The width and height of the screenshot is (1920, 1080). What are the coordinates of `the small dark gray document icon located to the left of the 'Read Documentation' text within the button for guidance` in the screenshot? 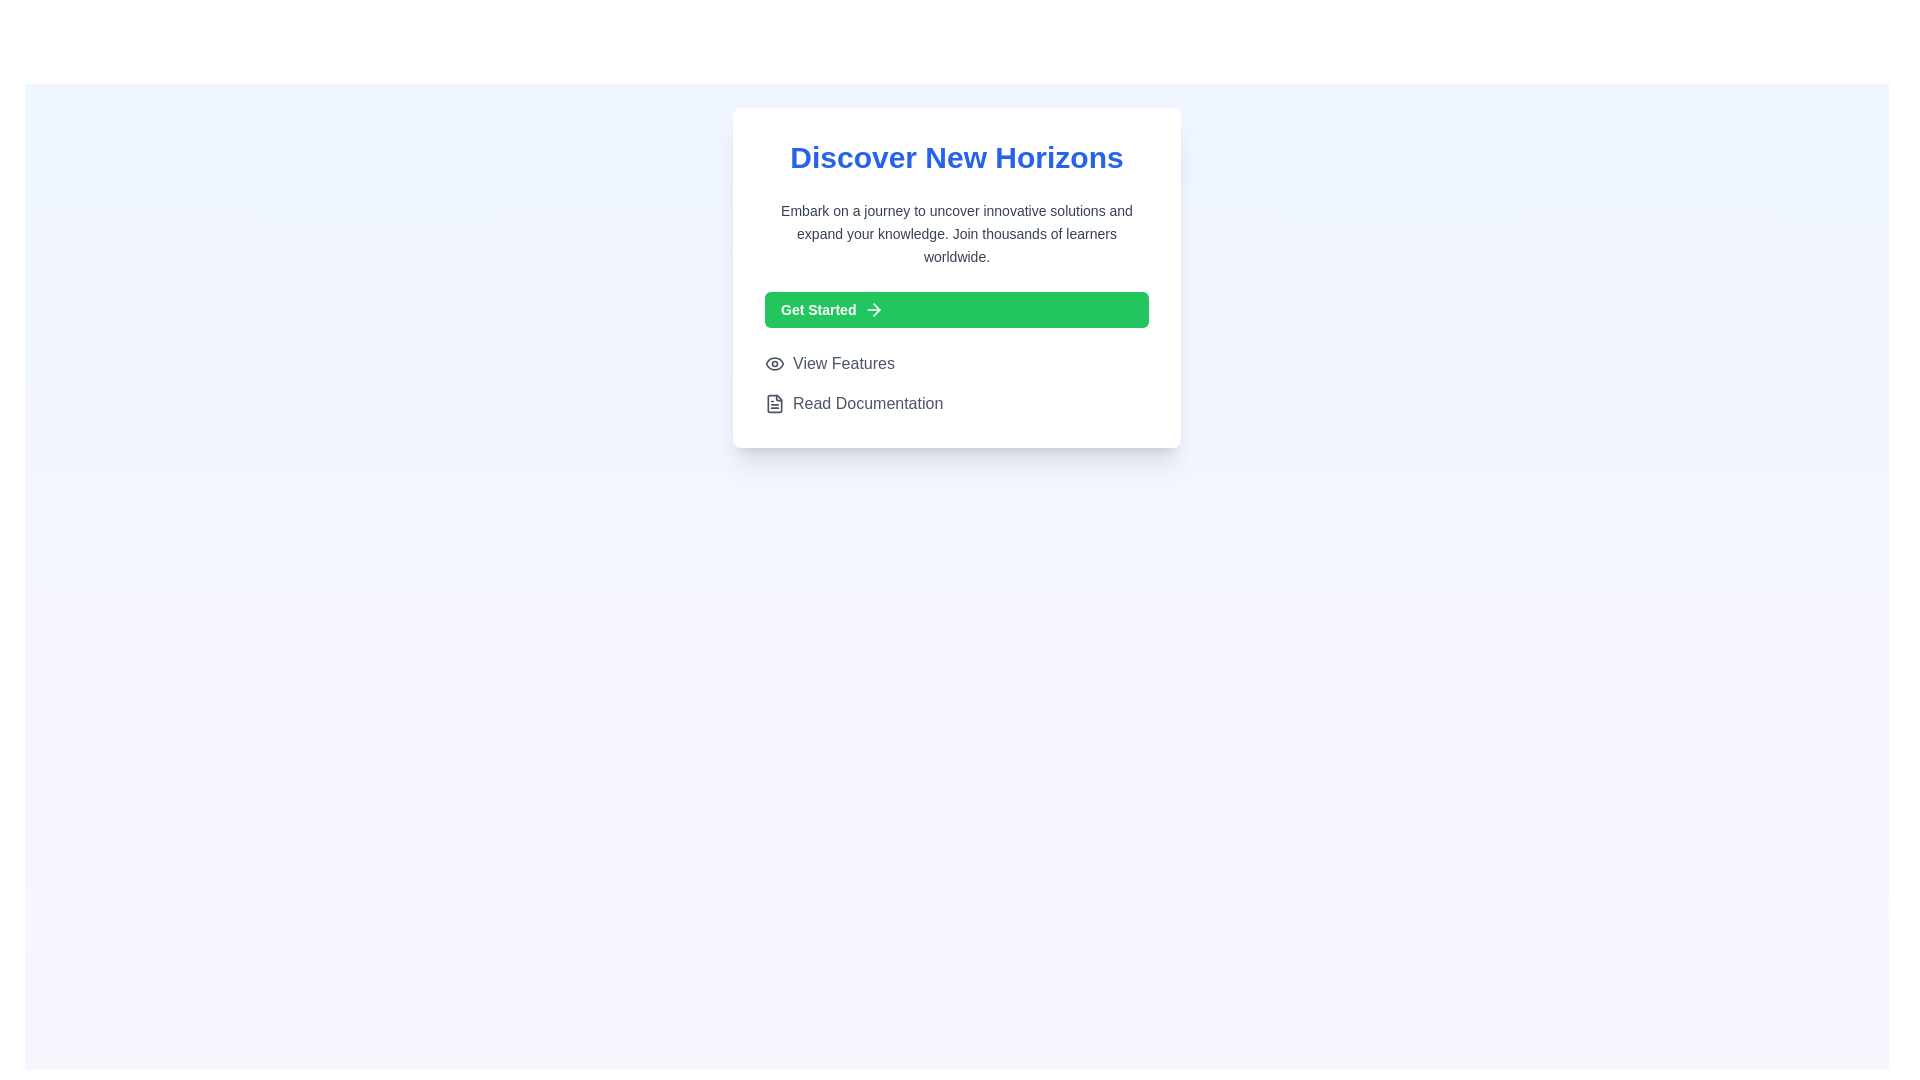 It's located at (773, 404).